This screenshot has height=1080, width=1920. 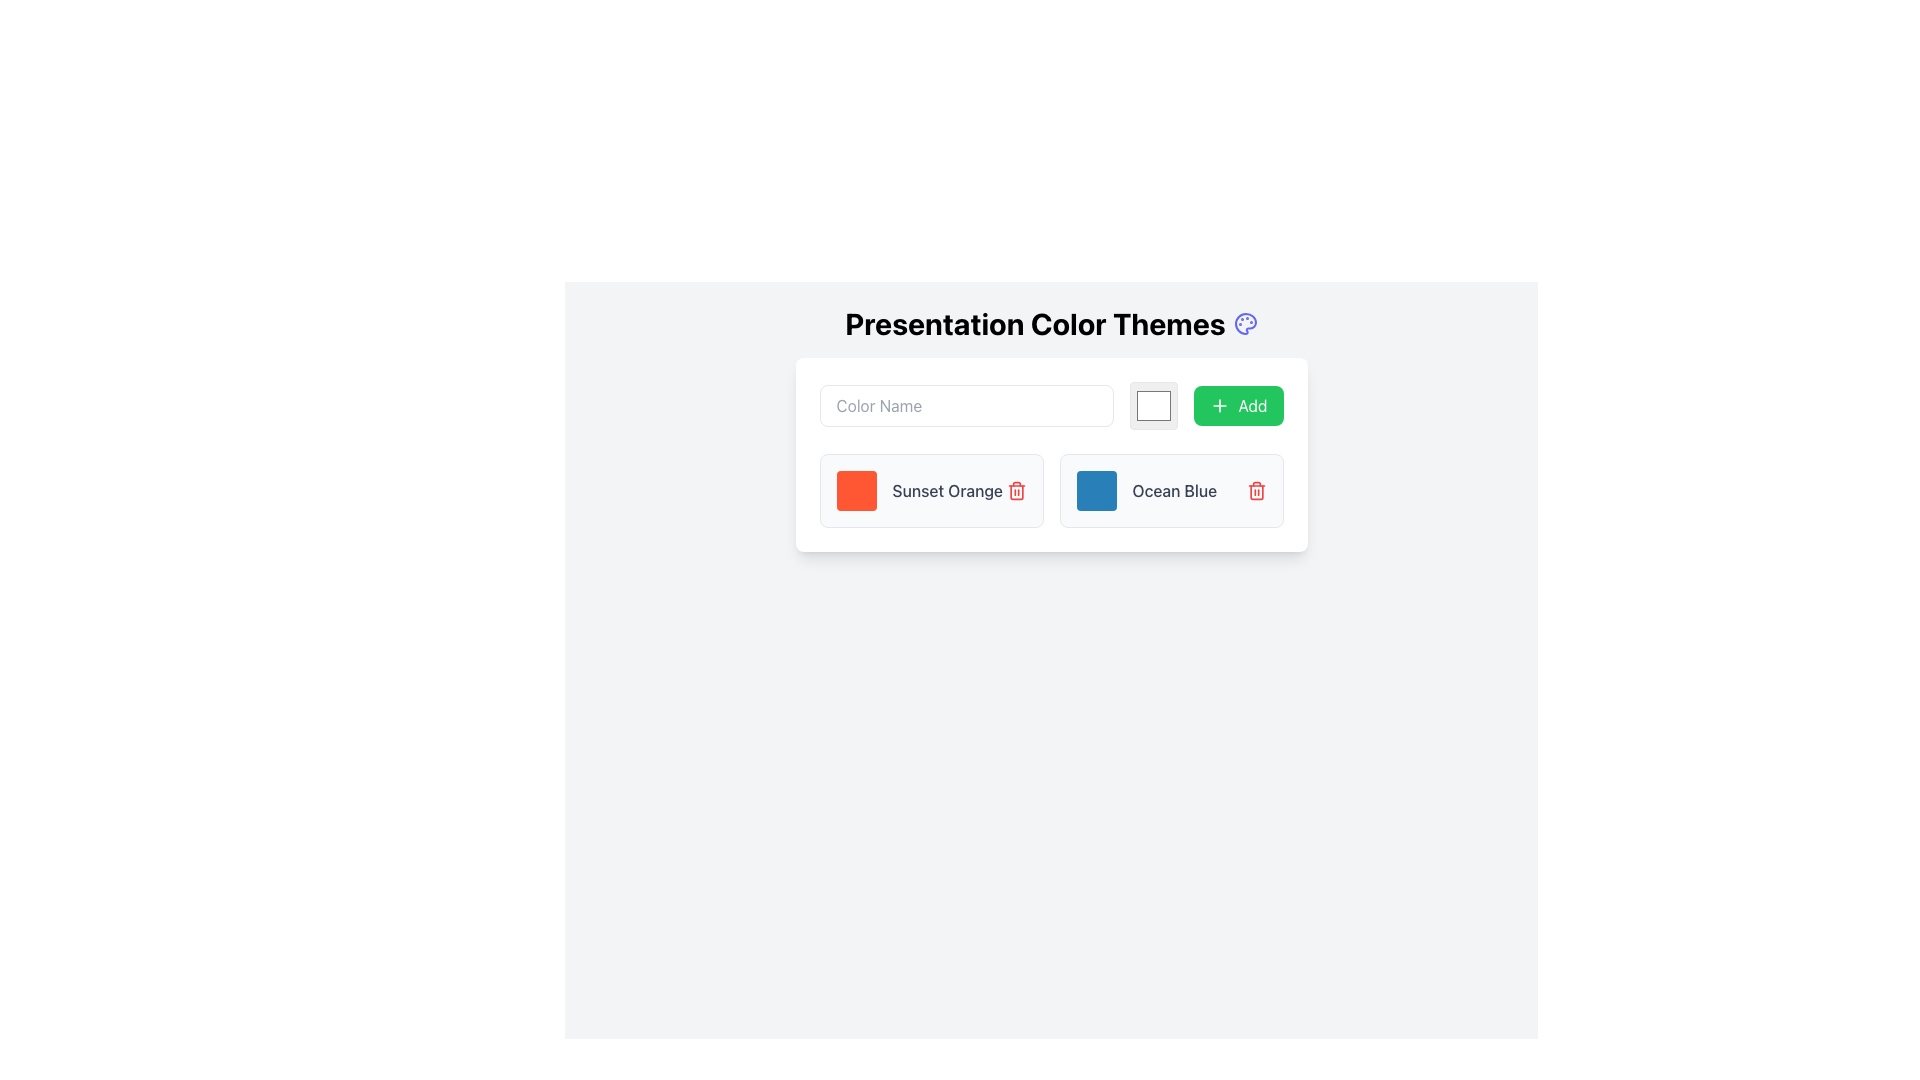 I want to click on the trashcan body icon of the delete button located to the right of the 'Ocean Blue' label in the lower right area of the interface, so click(x=1255, y=492).